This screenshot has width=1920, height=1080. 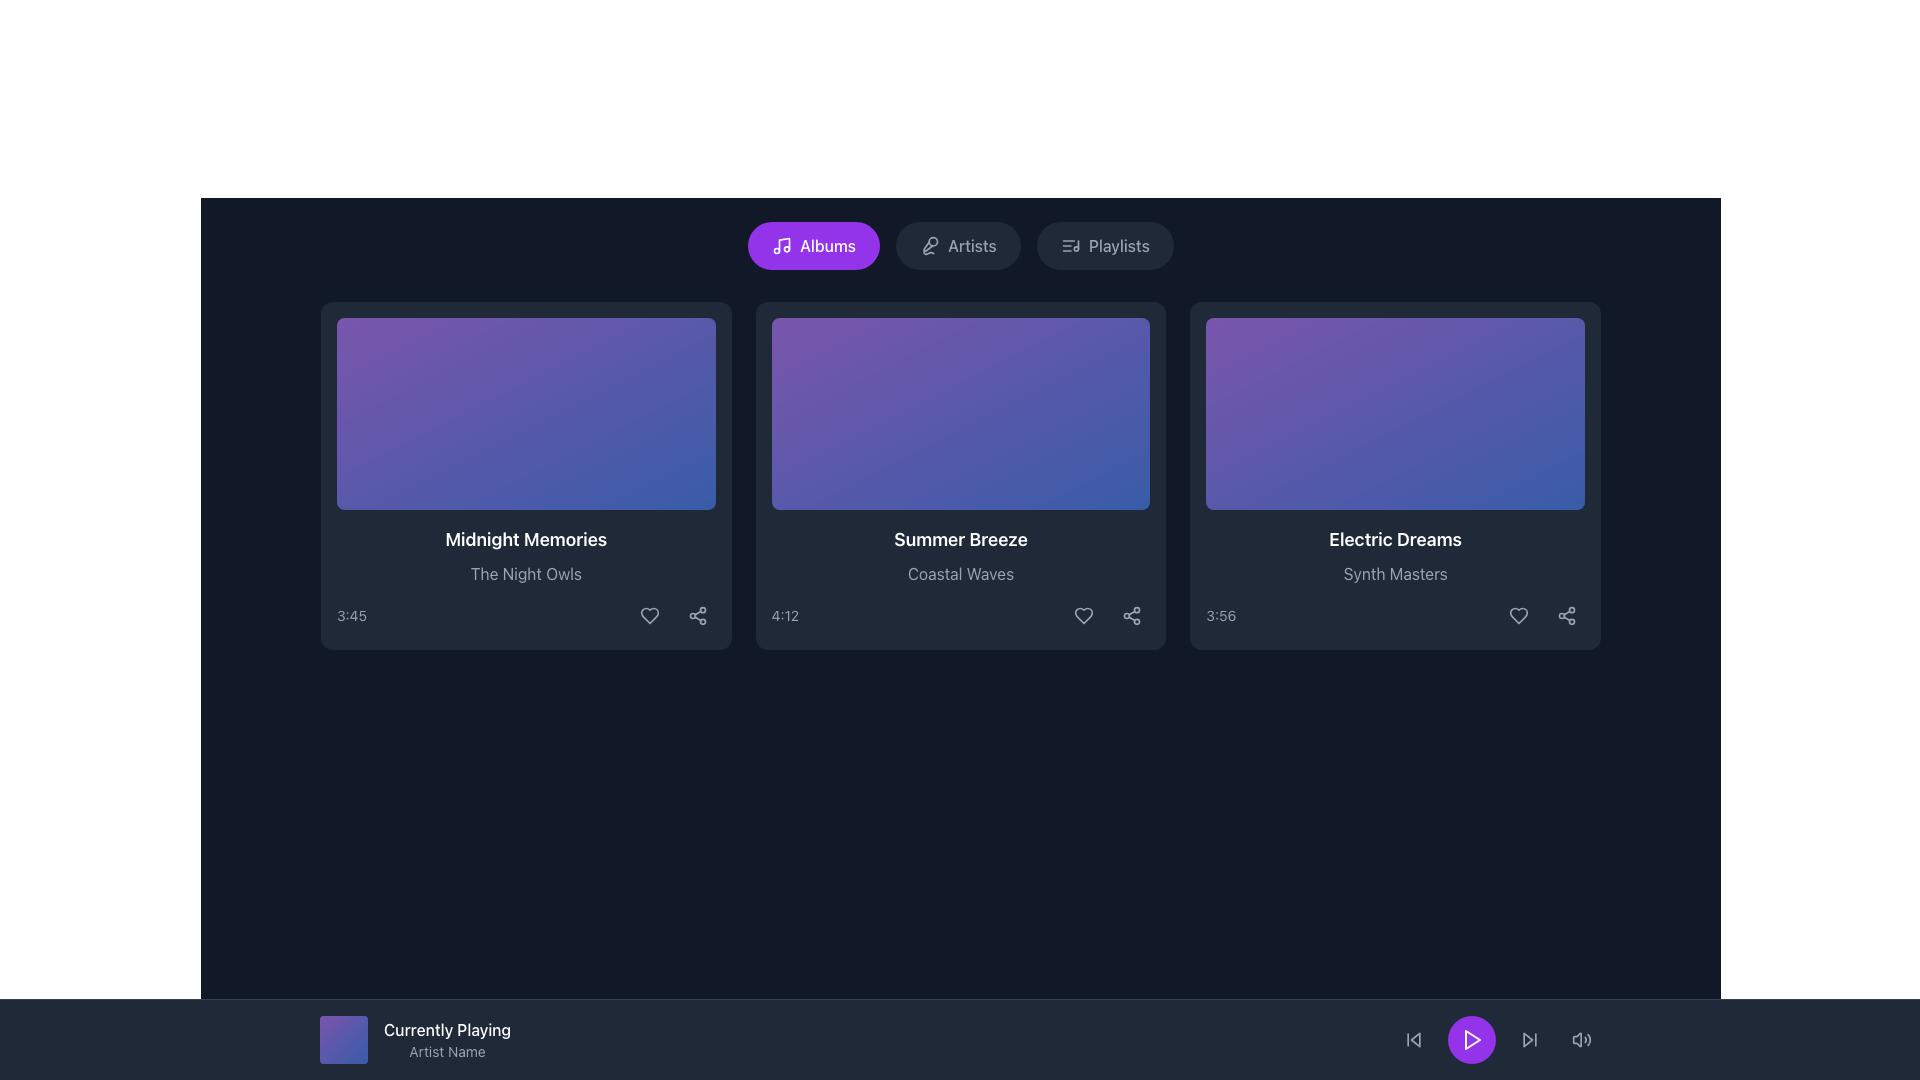 I want to click on the text label displaying 'The Night Owls', which is located beneath 'Midnight Memories' and above the duration text '3:45' in the leftmost album card, so click(x=526, y=574).